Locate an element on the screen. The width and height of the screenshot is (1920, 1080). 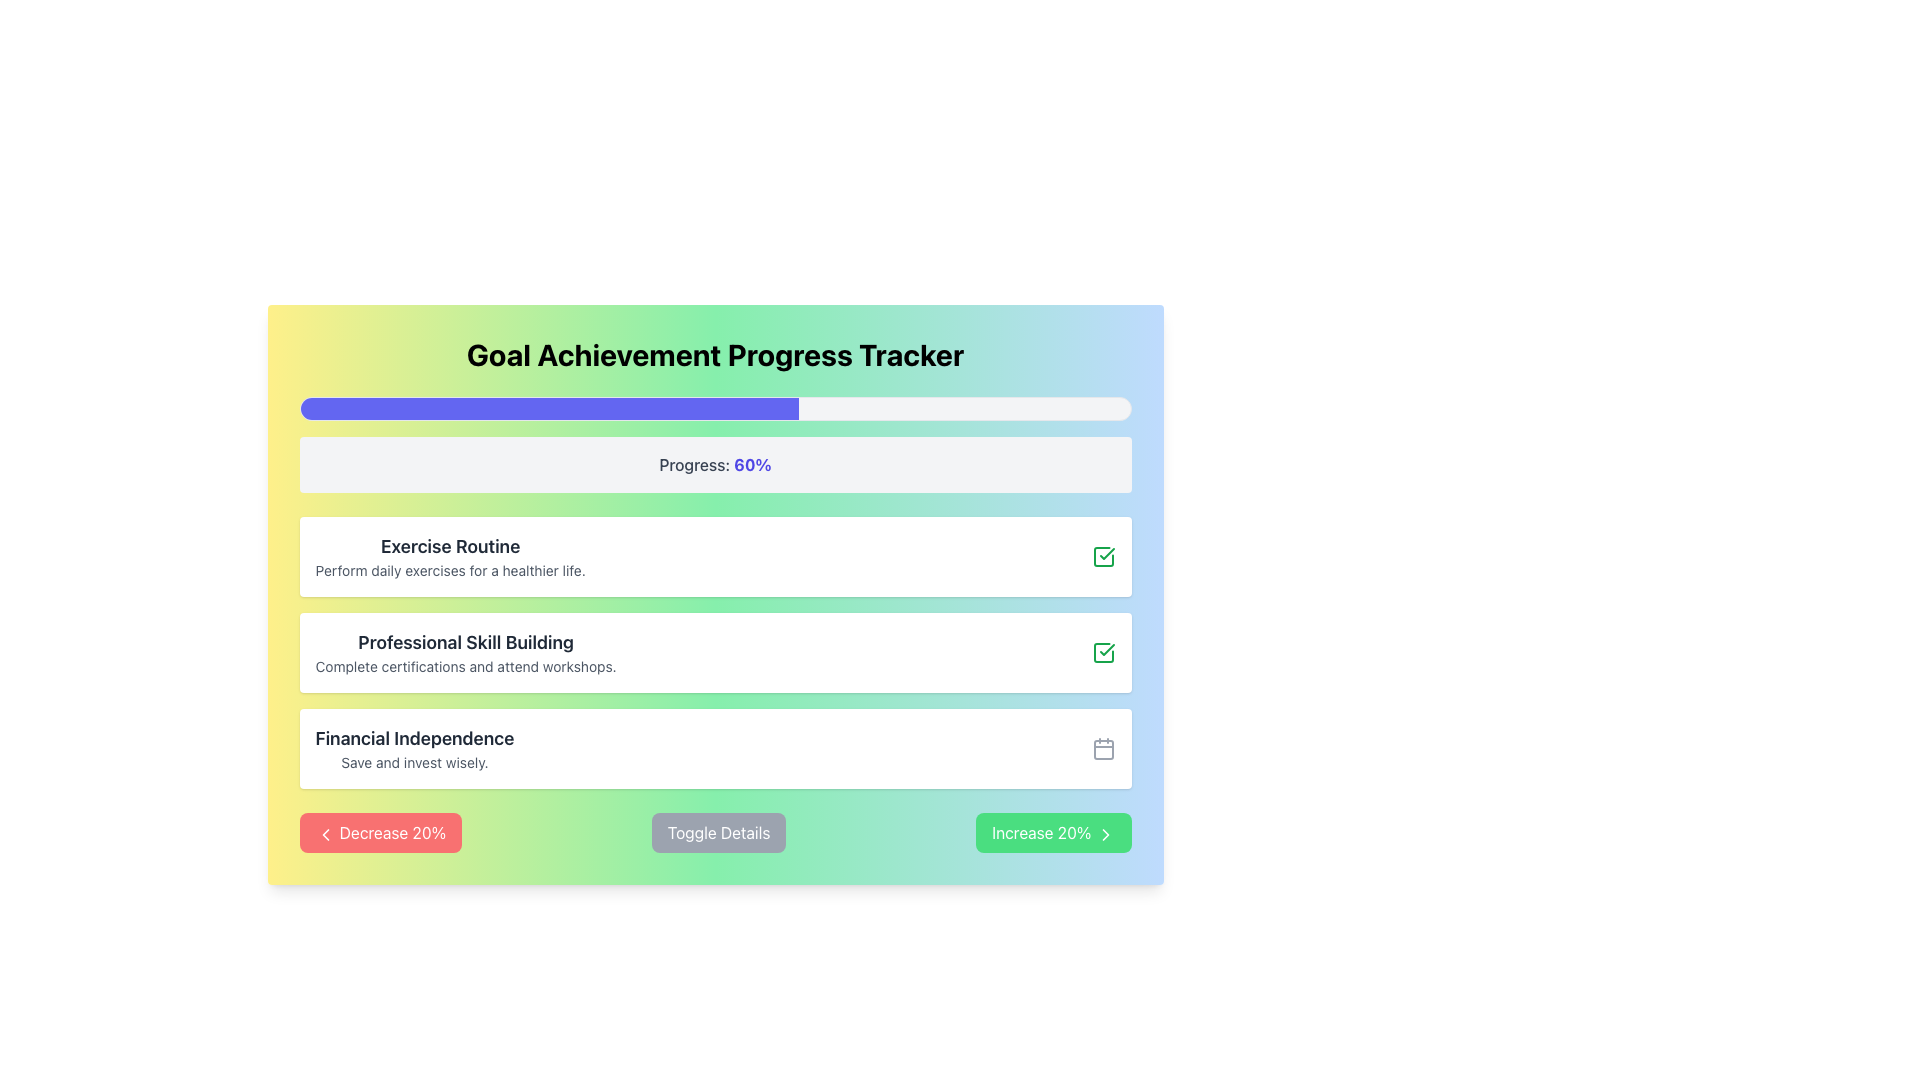
the Text Label displaying 'Professional Skill Building', which is a bold and large font heading located above the supporting description in the interface is located at coordinates (465, 643).